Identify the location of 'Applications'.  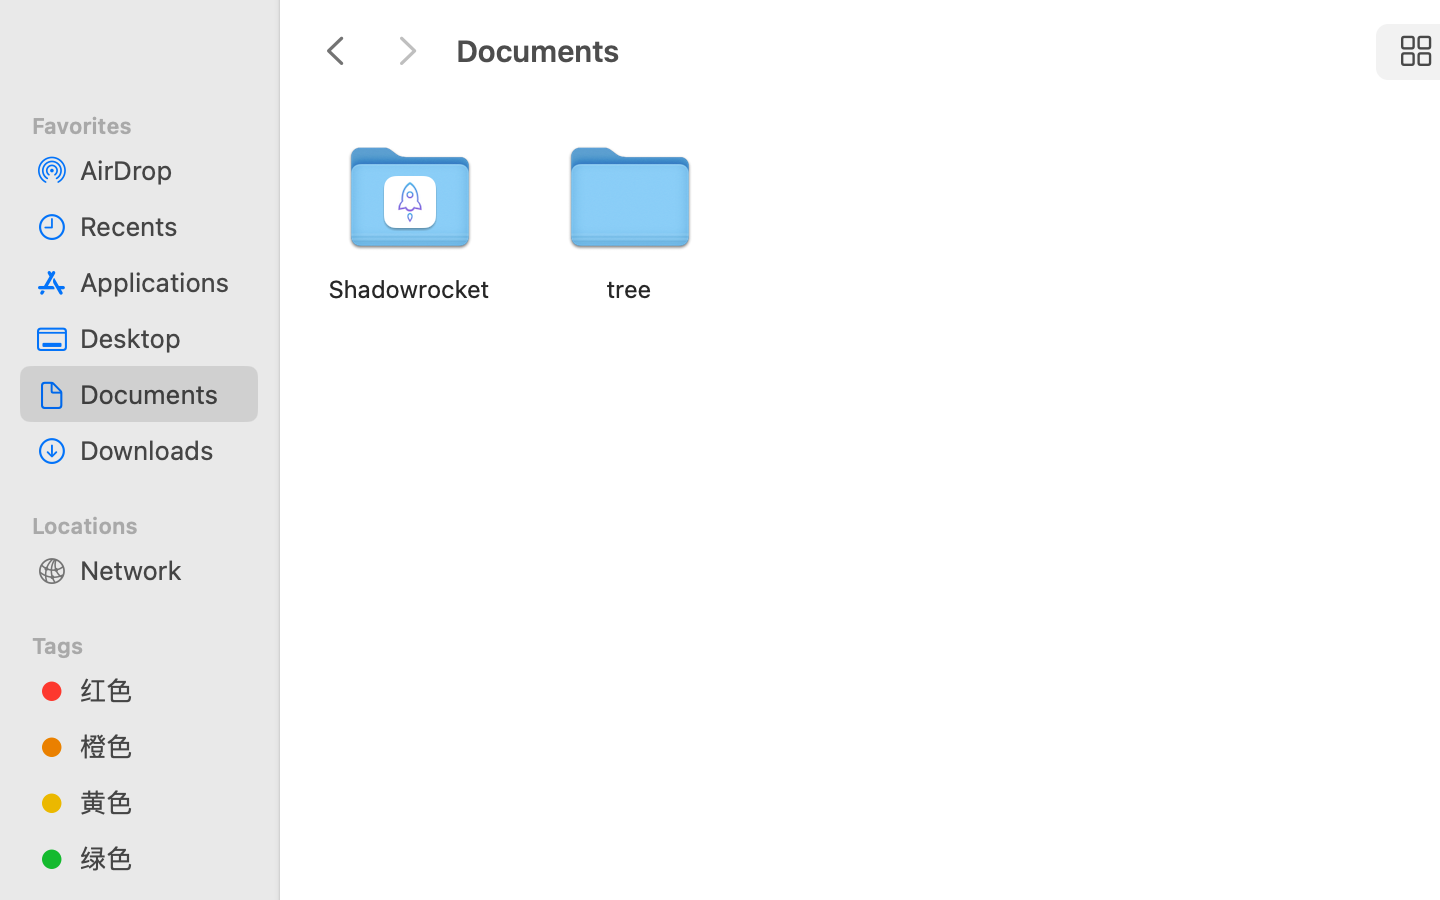
(159, 280).